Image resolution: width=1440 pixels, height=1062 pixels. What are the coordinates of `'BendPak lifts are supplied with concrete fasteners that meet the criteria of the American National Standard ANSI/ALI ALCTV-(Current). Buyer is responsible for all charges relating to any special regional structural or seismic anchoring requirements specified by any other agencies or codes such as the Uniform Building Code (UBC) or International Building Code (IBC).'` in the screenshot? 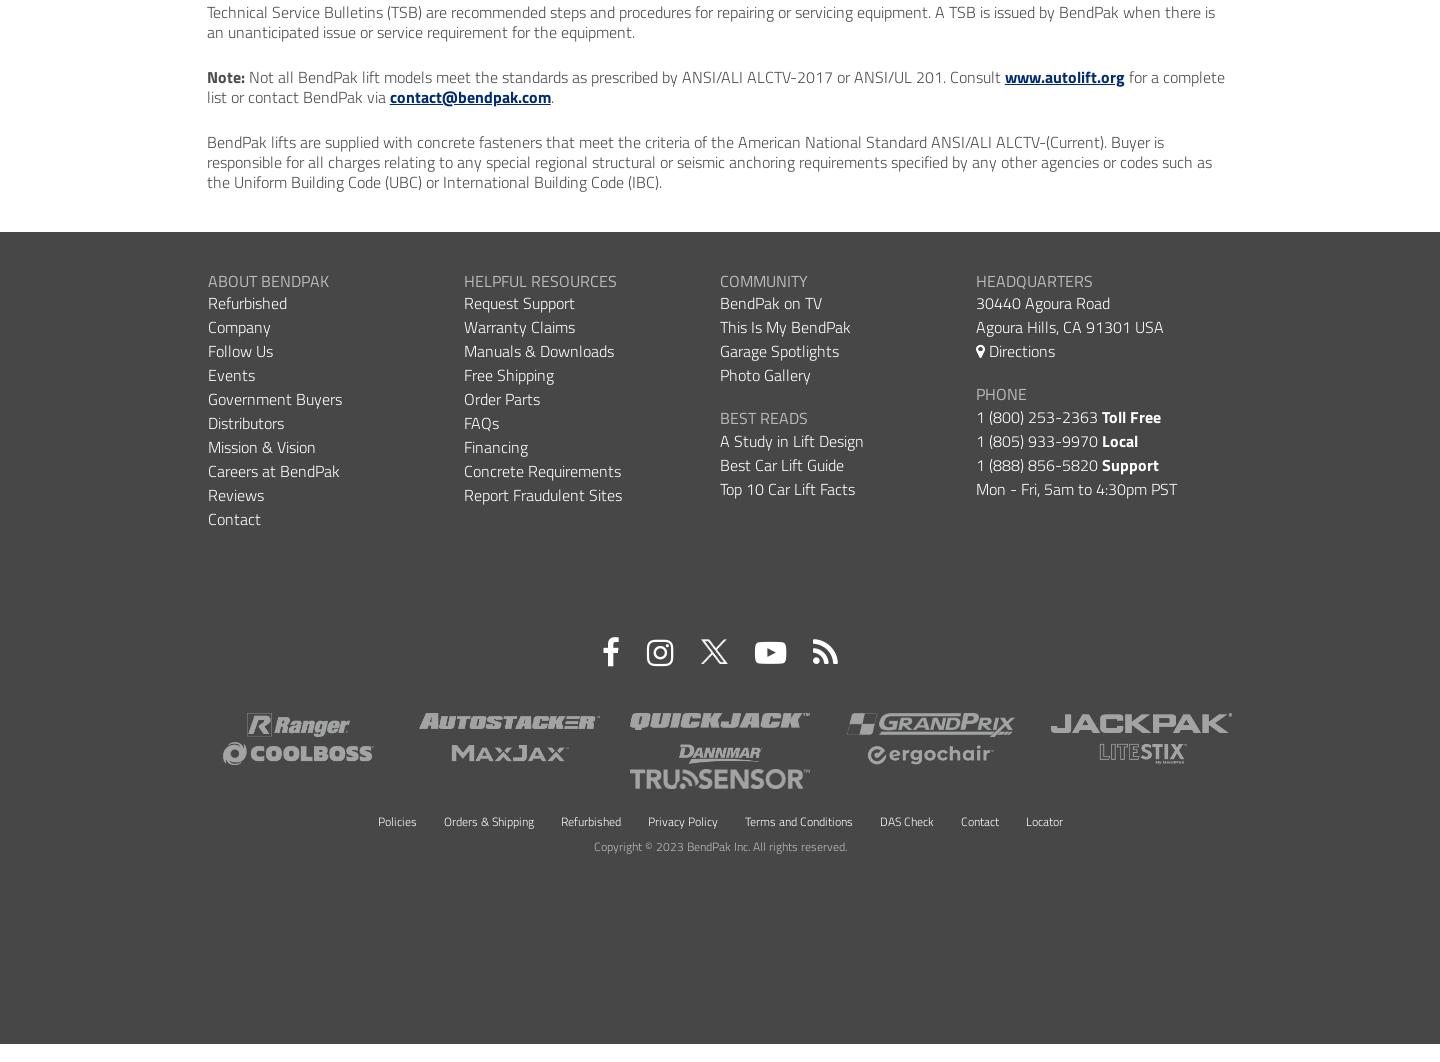 It's located at (708, 161).